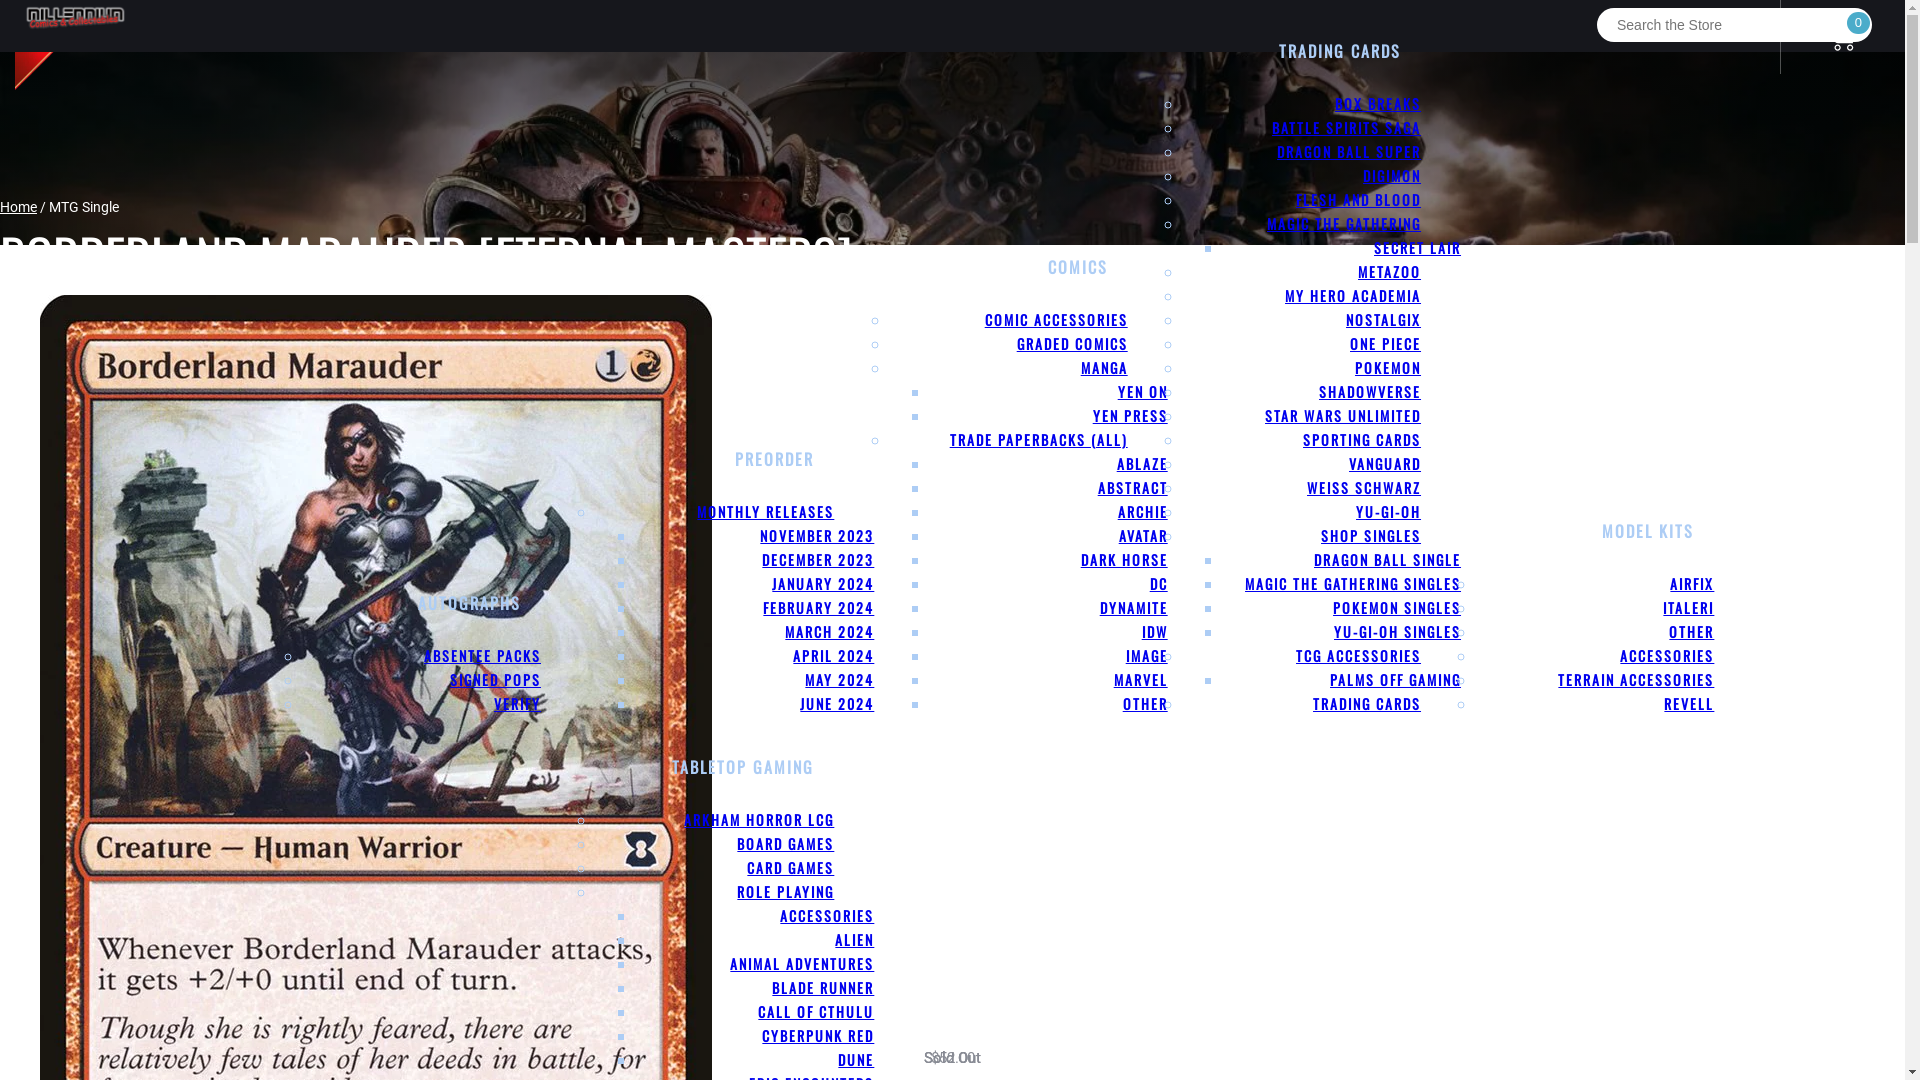  What do you see at coordinates (1079, 559) in the screenshot?
I see `'DARK HORSE'` at bounding box center [1079, 559].